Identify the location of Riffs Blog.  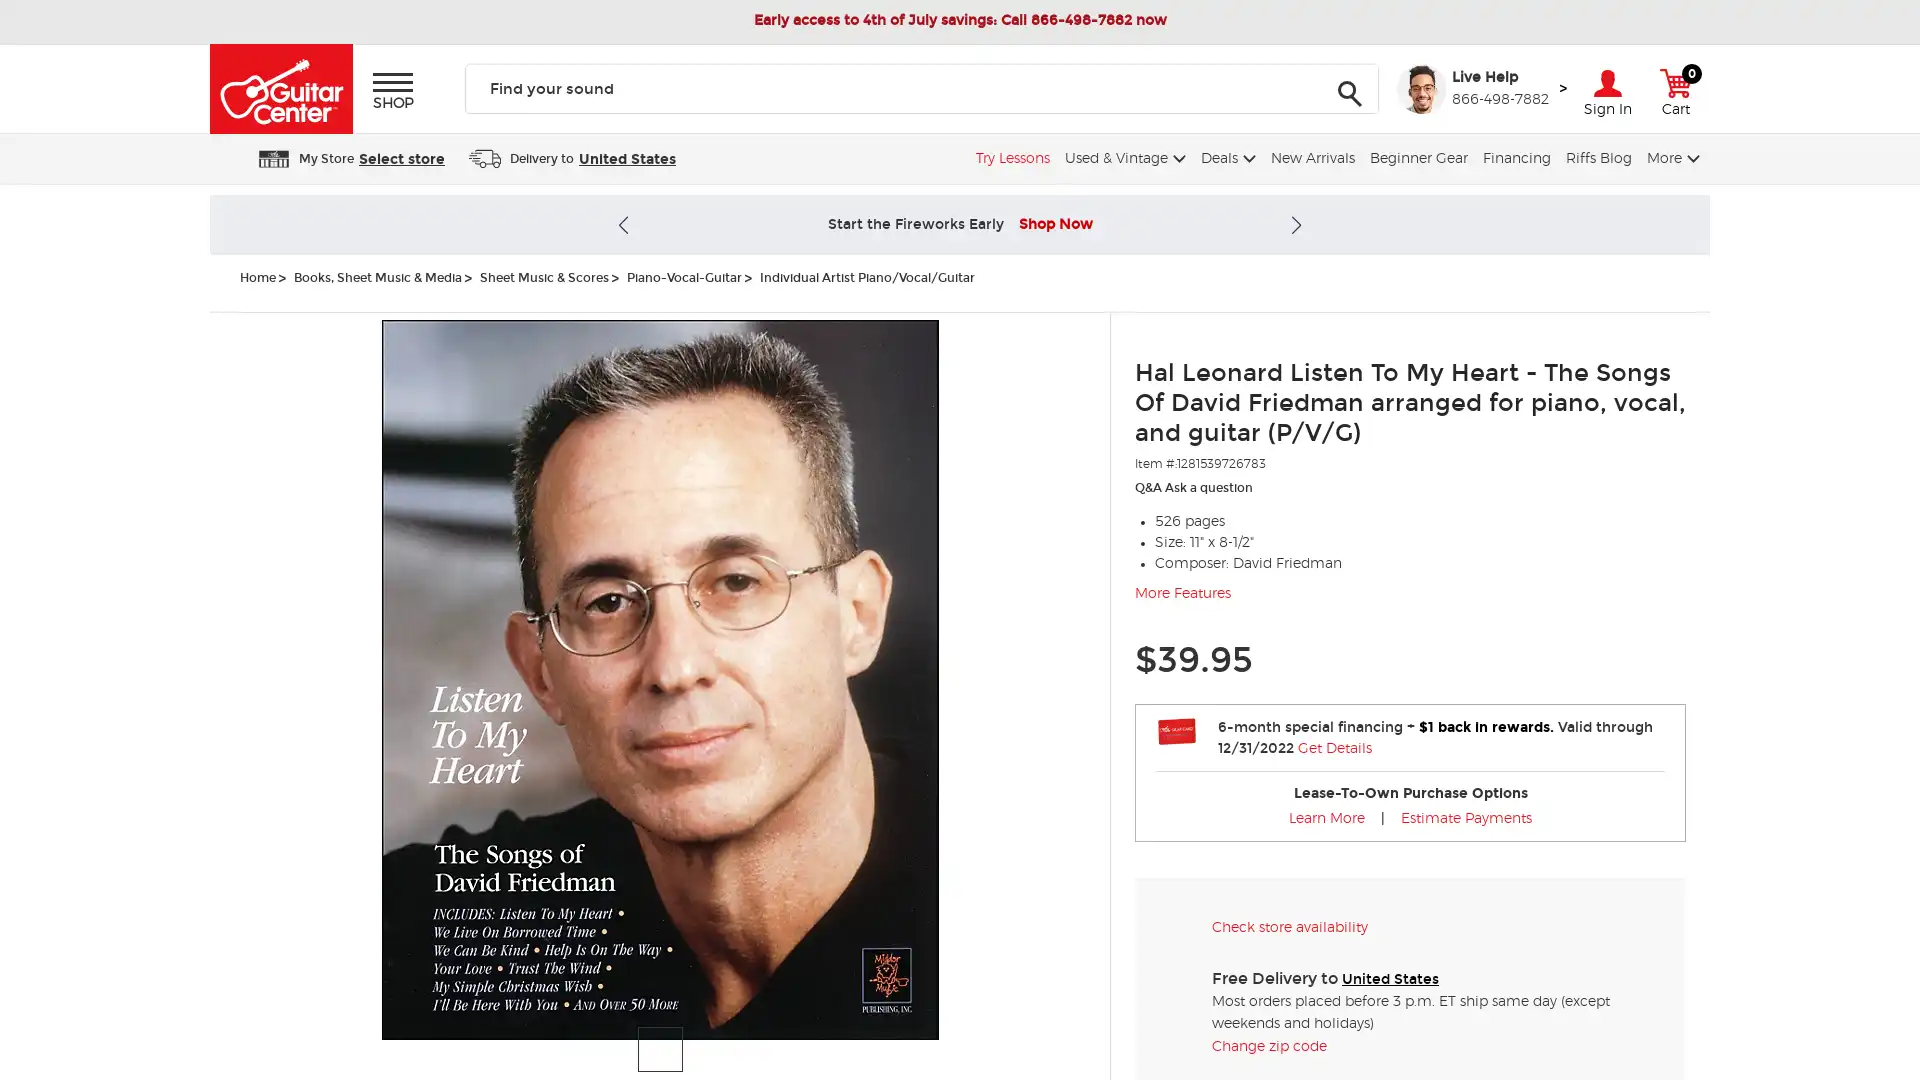
(1595, 157).